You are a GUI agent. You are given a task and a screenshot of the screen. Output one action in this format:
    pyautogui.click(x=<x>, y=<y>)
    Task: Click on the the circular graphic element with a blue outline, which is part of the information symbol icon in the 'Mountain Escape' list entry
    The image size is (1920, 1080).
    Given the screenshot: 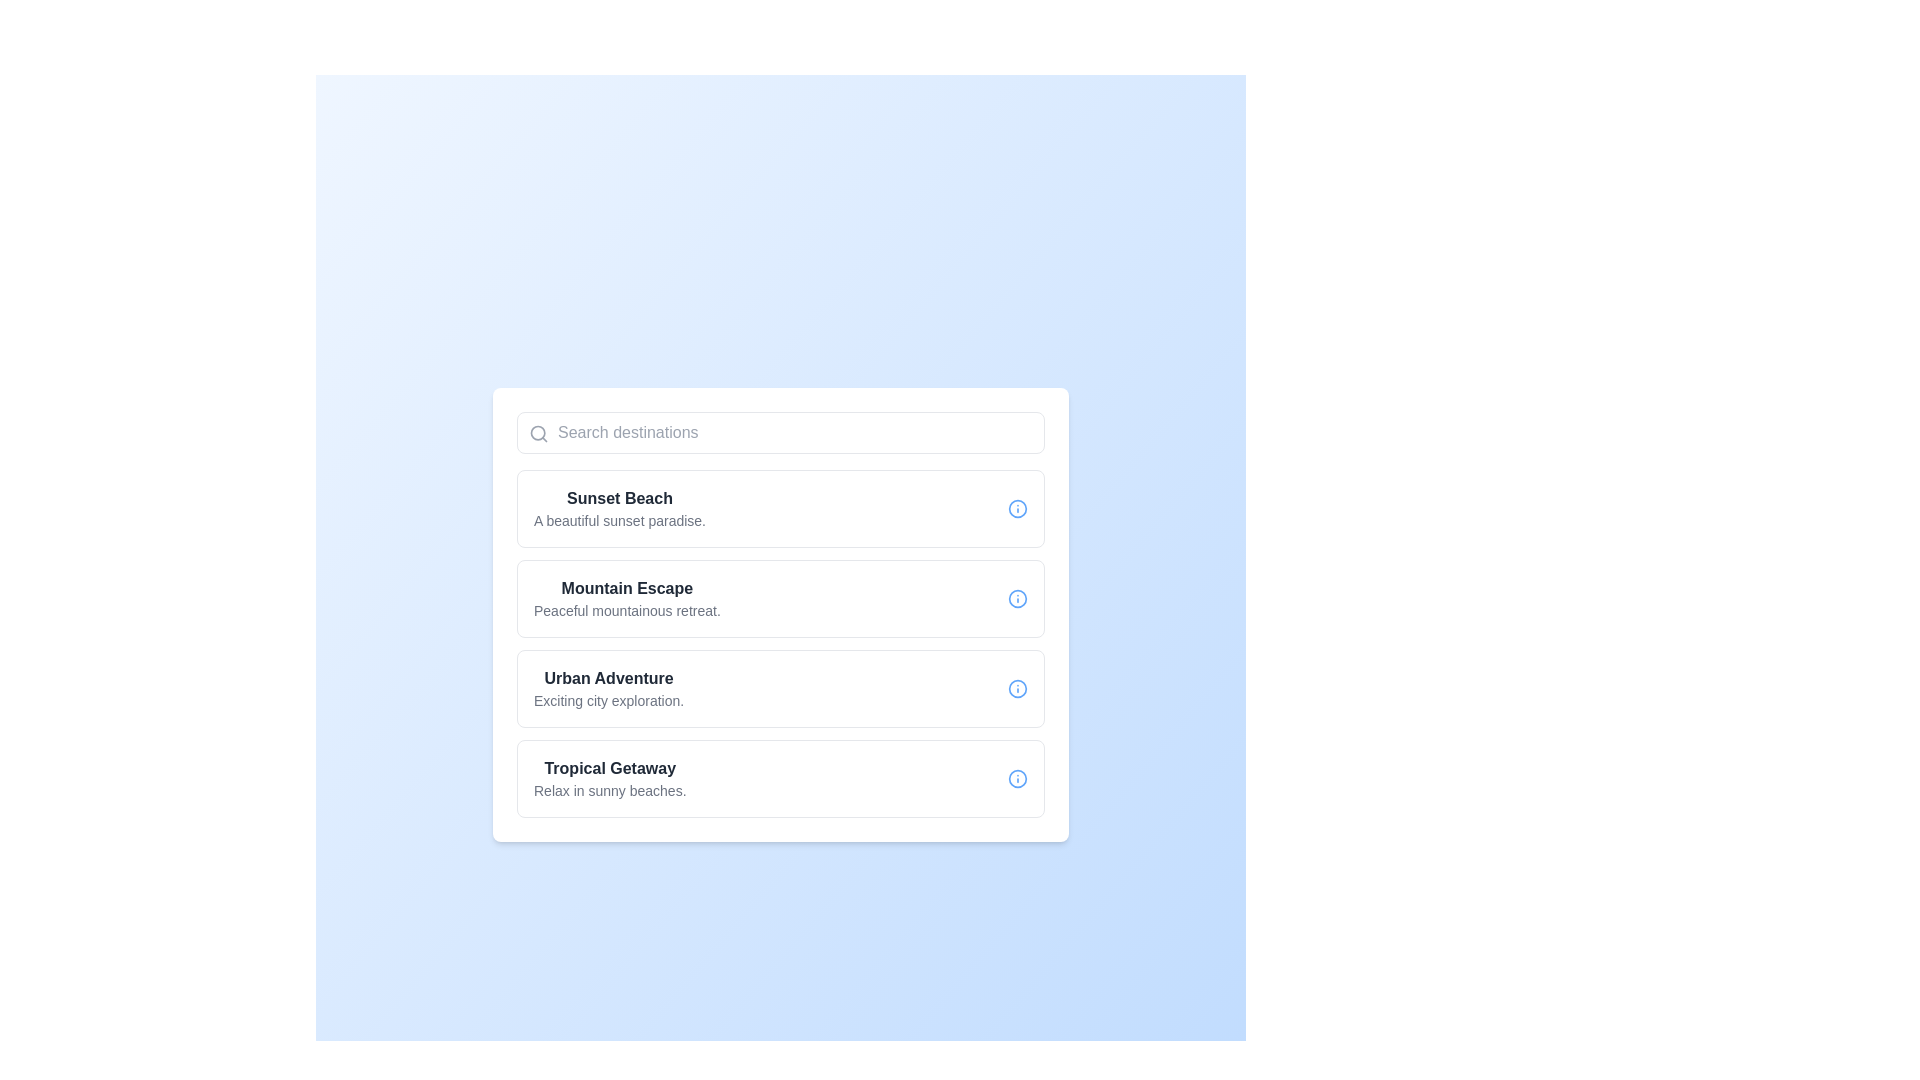 What is the action you would take?
    pyautogui.click(x=1017, y=597)
    